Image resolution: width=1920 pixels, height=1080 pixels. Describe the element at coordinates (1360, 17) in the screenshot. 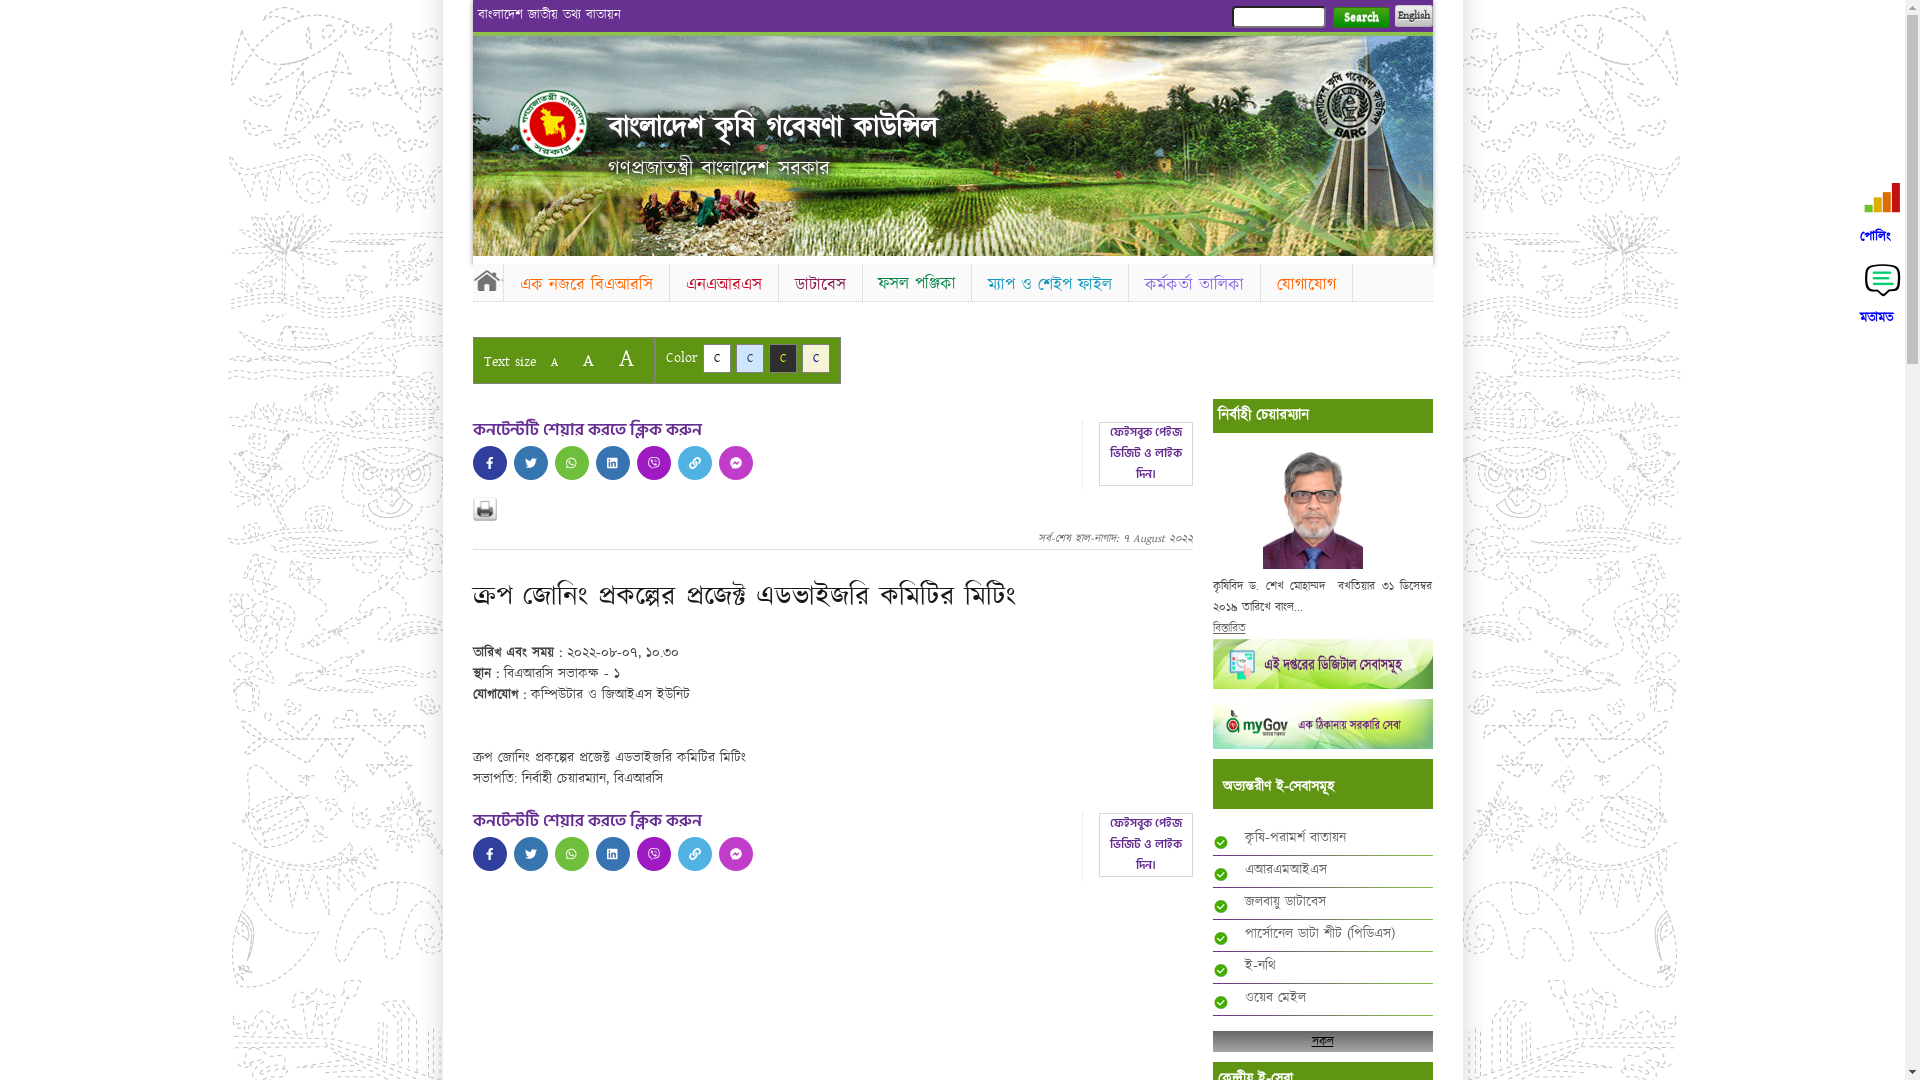

I see `'Search'` at that location.